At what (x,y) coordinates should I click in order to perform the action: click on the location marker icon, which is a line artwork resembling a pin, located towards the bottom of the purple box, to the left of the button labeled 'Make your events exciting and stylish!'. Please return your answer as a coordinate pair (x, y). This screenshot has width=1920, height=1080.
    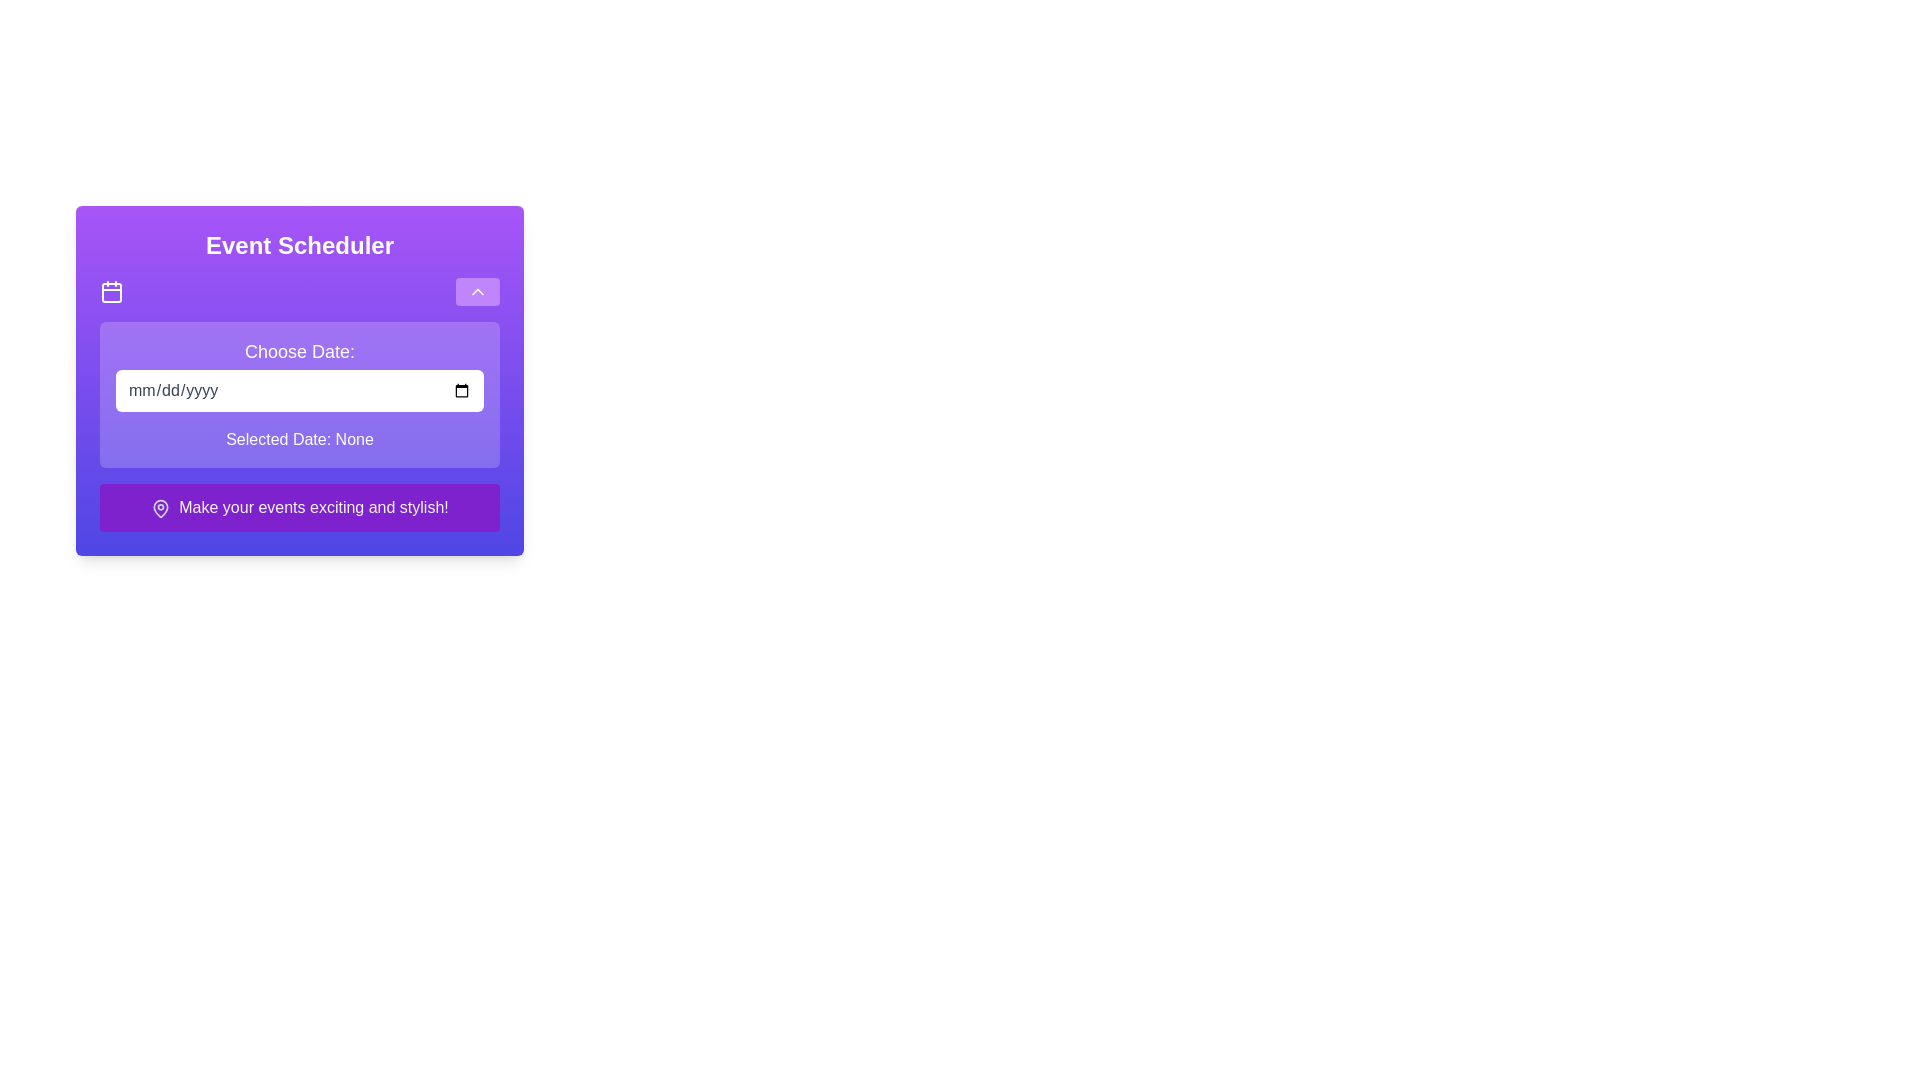
    Looking at the image, I should click on (161, 507).